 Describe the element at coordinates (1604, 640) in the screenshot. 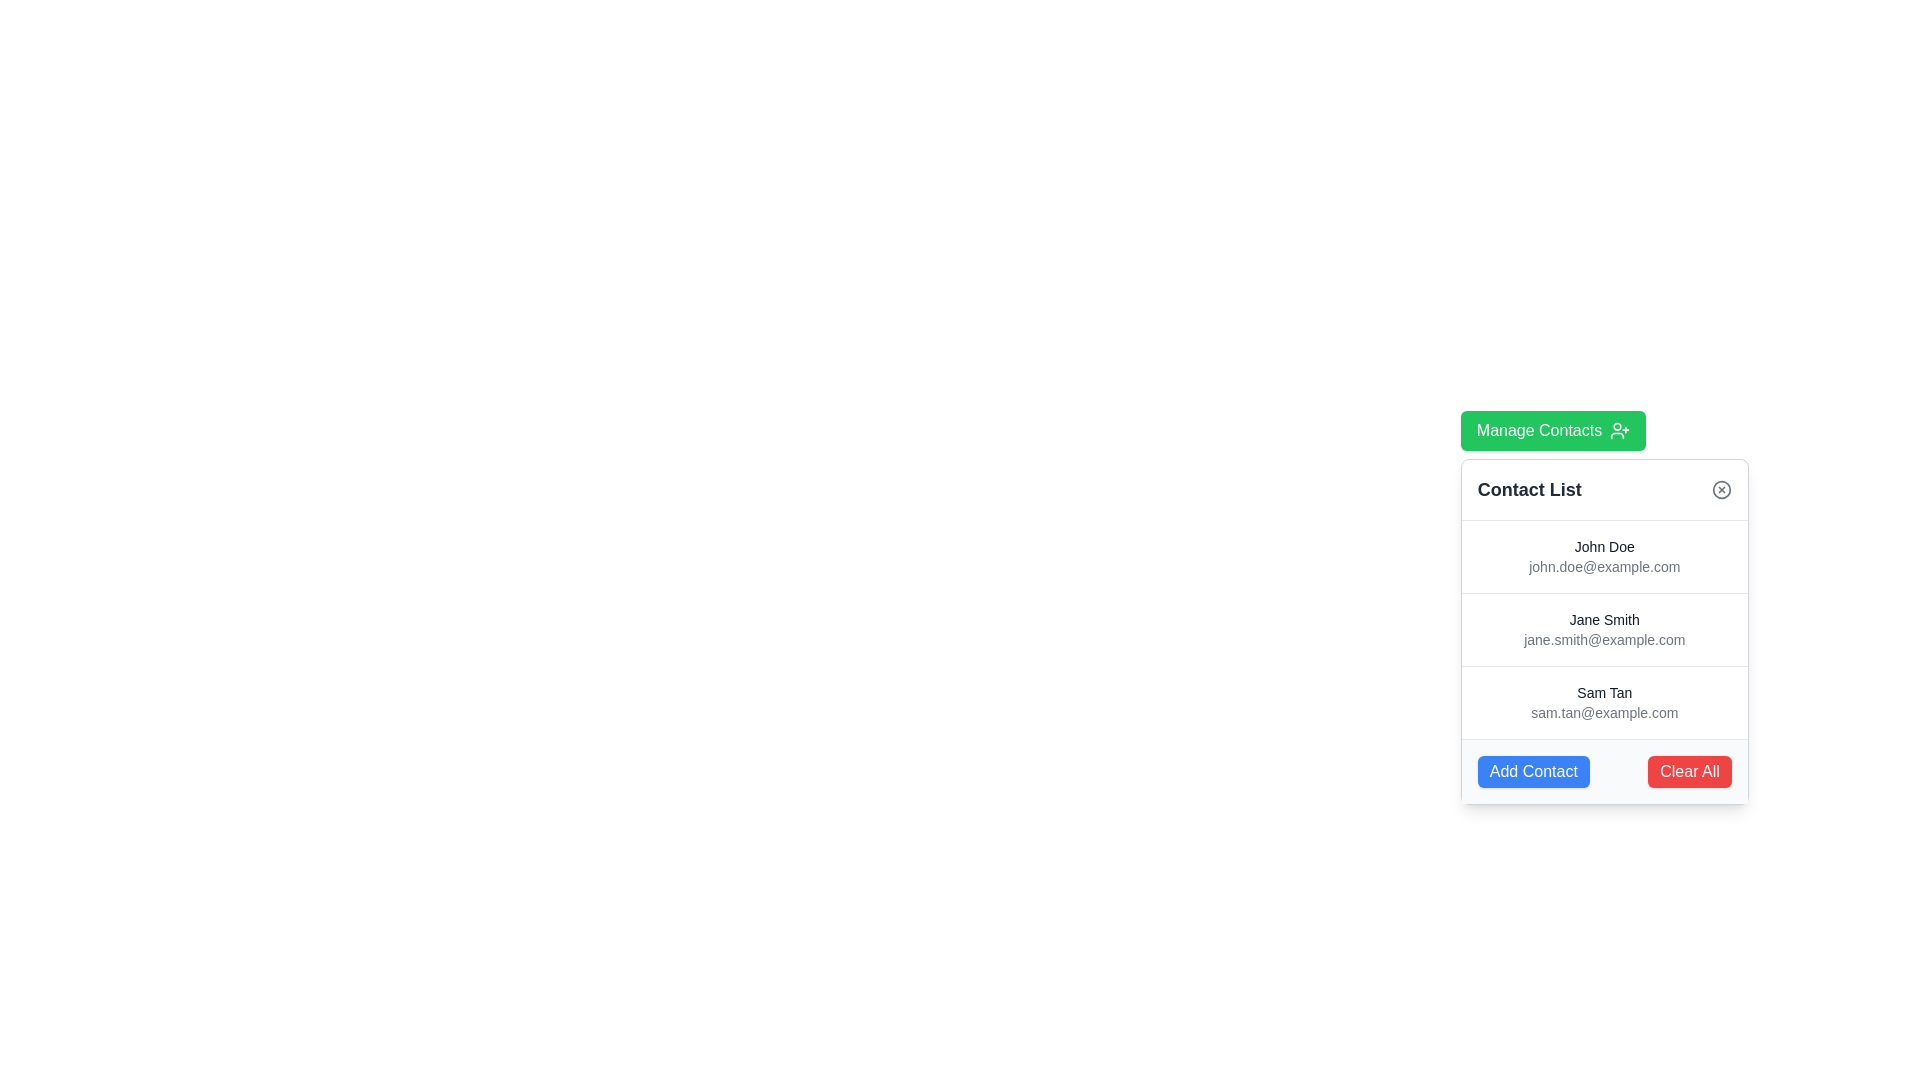

I see `the email address displayed for the contact 'Jane Smith', which is positioned directly below the name text within the contact list item in the modal` at that location.